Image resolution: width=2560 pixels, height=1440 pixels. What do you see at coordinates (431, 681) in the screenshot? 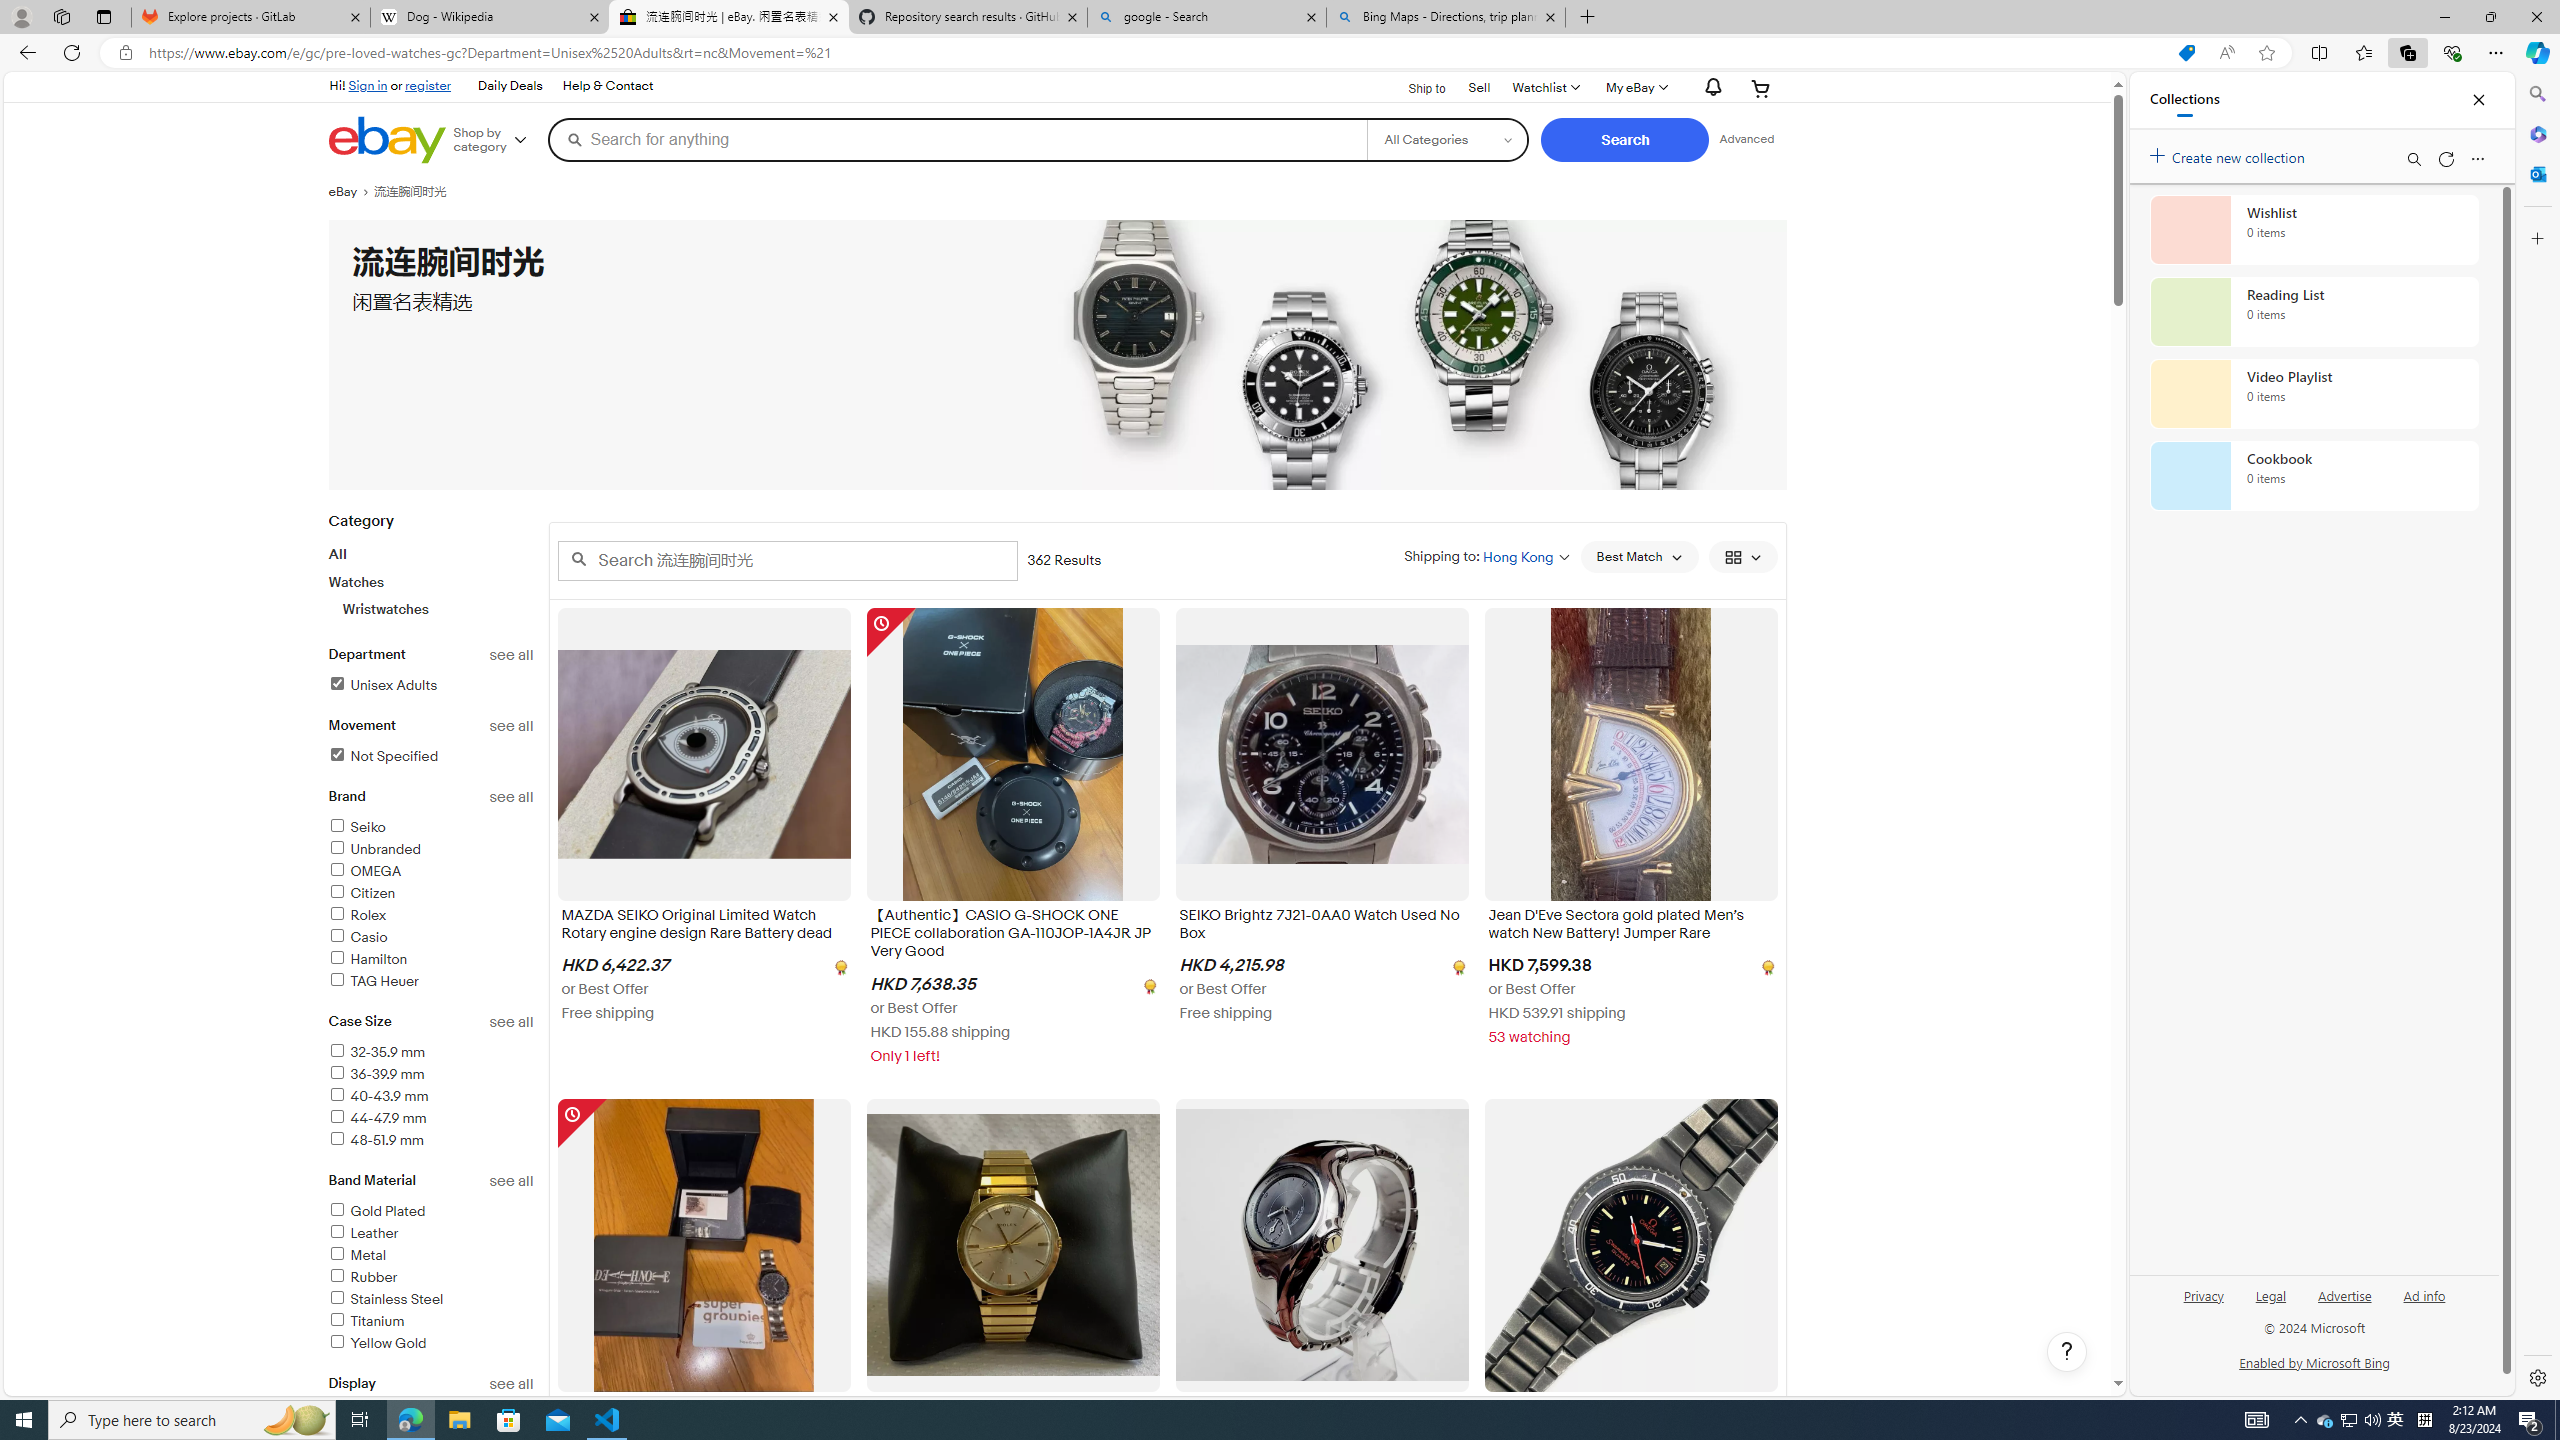
I see `'Departmentsee allUnisex AdultsFilter Applied'` at bounding box center [431, 681].